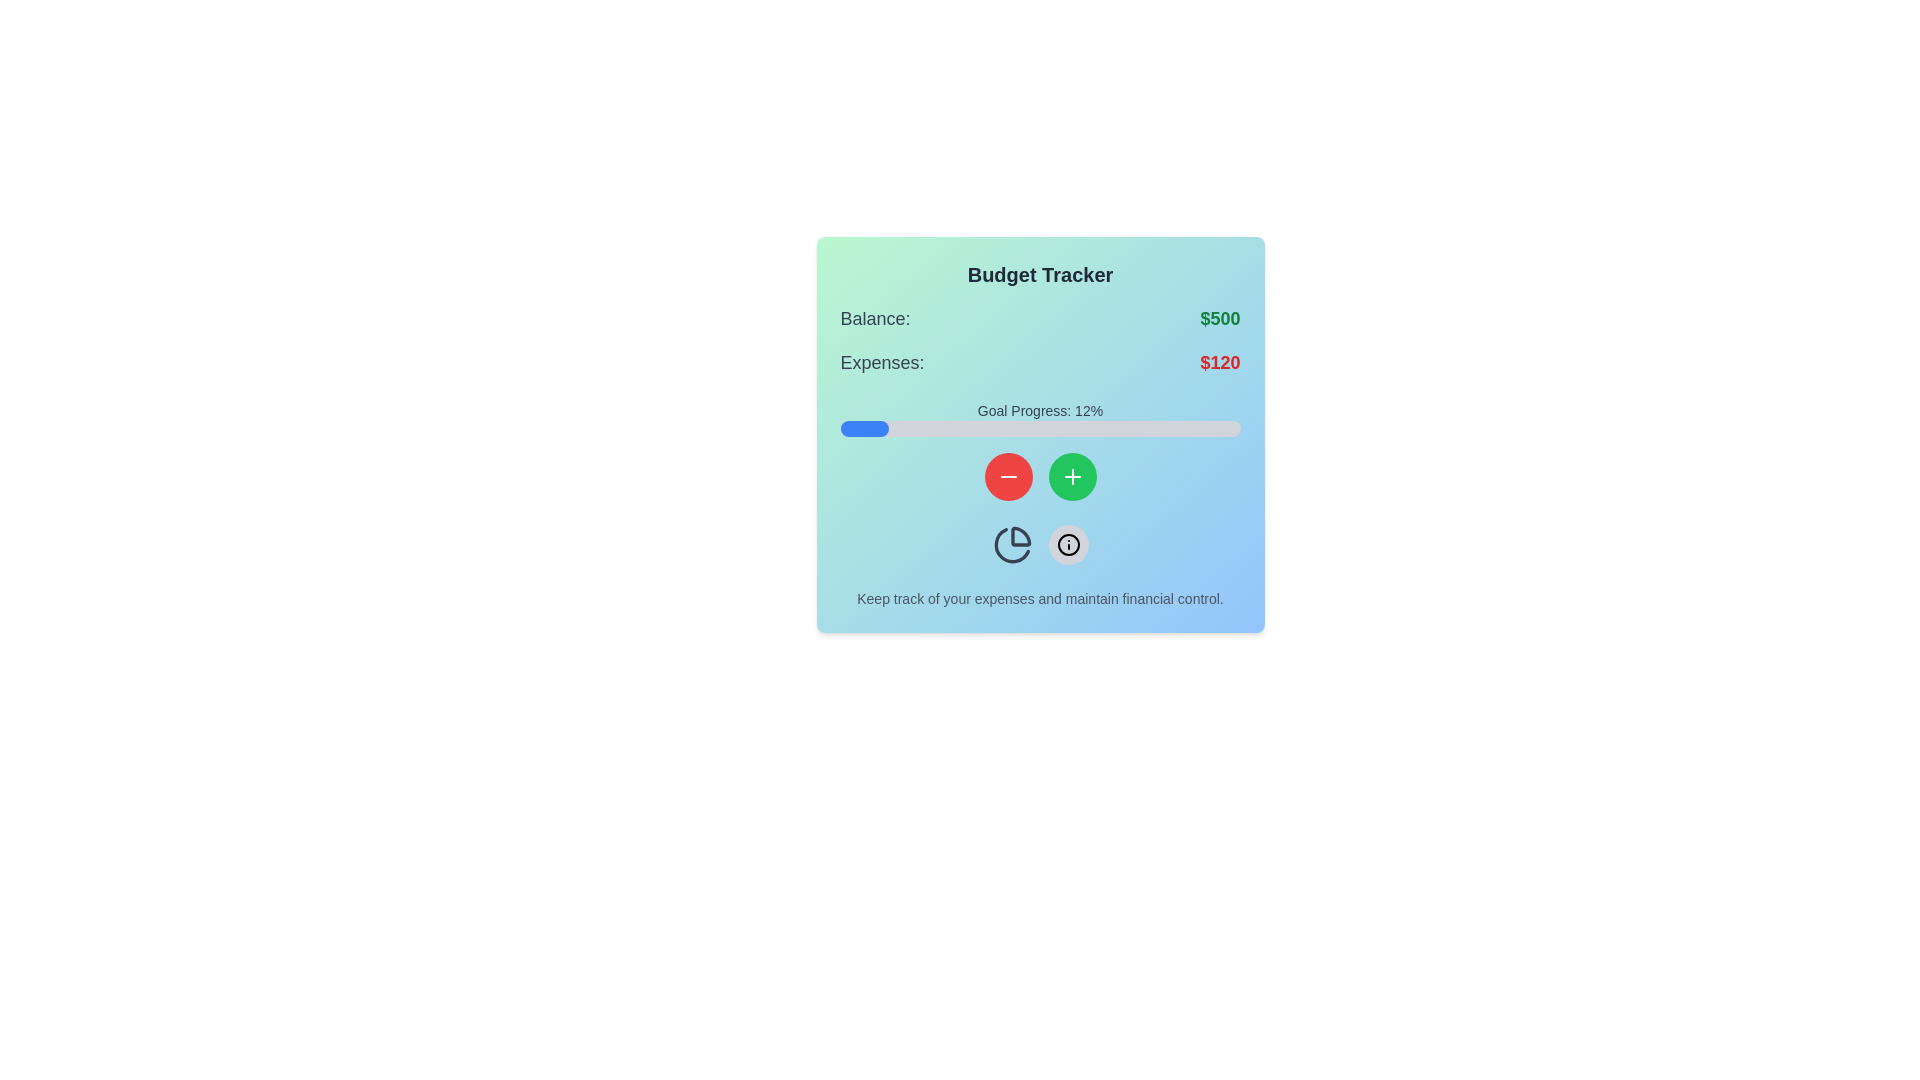  I want to click on the circular outline of the SVG-based information icon located towards the bottom-right area of the interface, so click(1067, 544).